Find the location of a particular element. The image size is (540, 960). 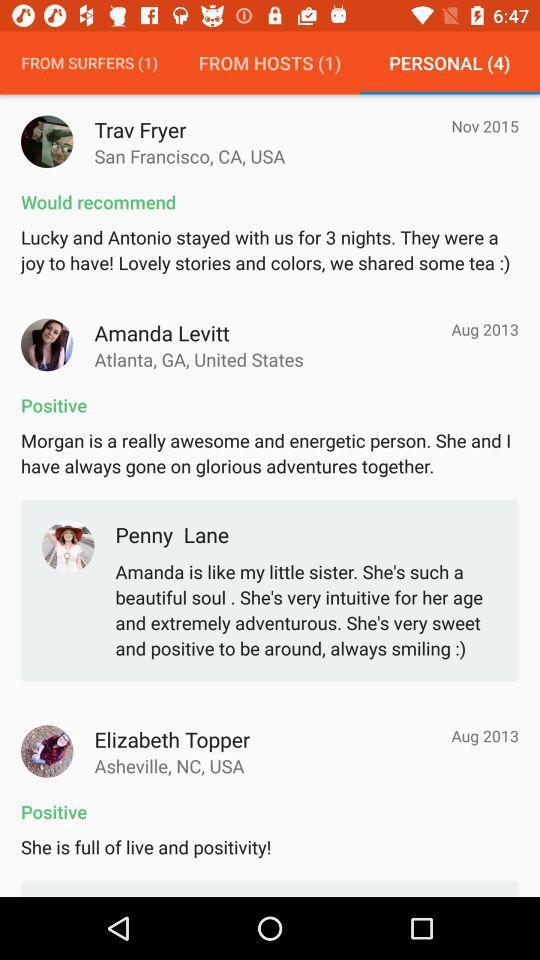

open to view profile is located at coordinates (47, 750).